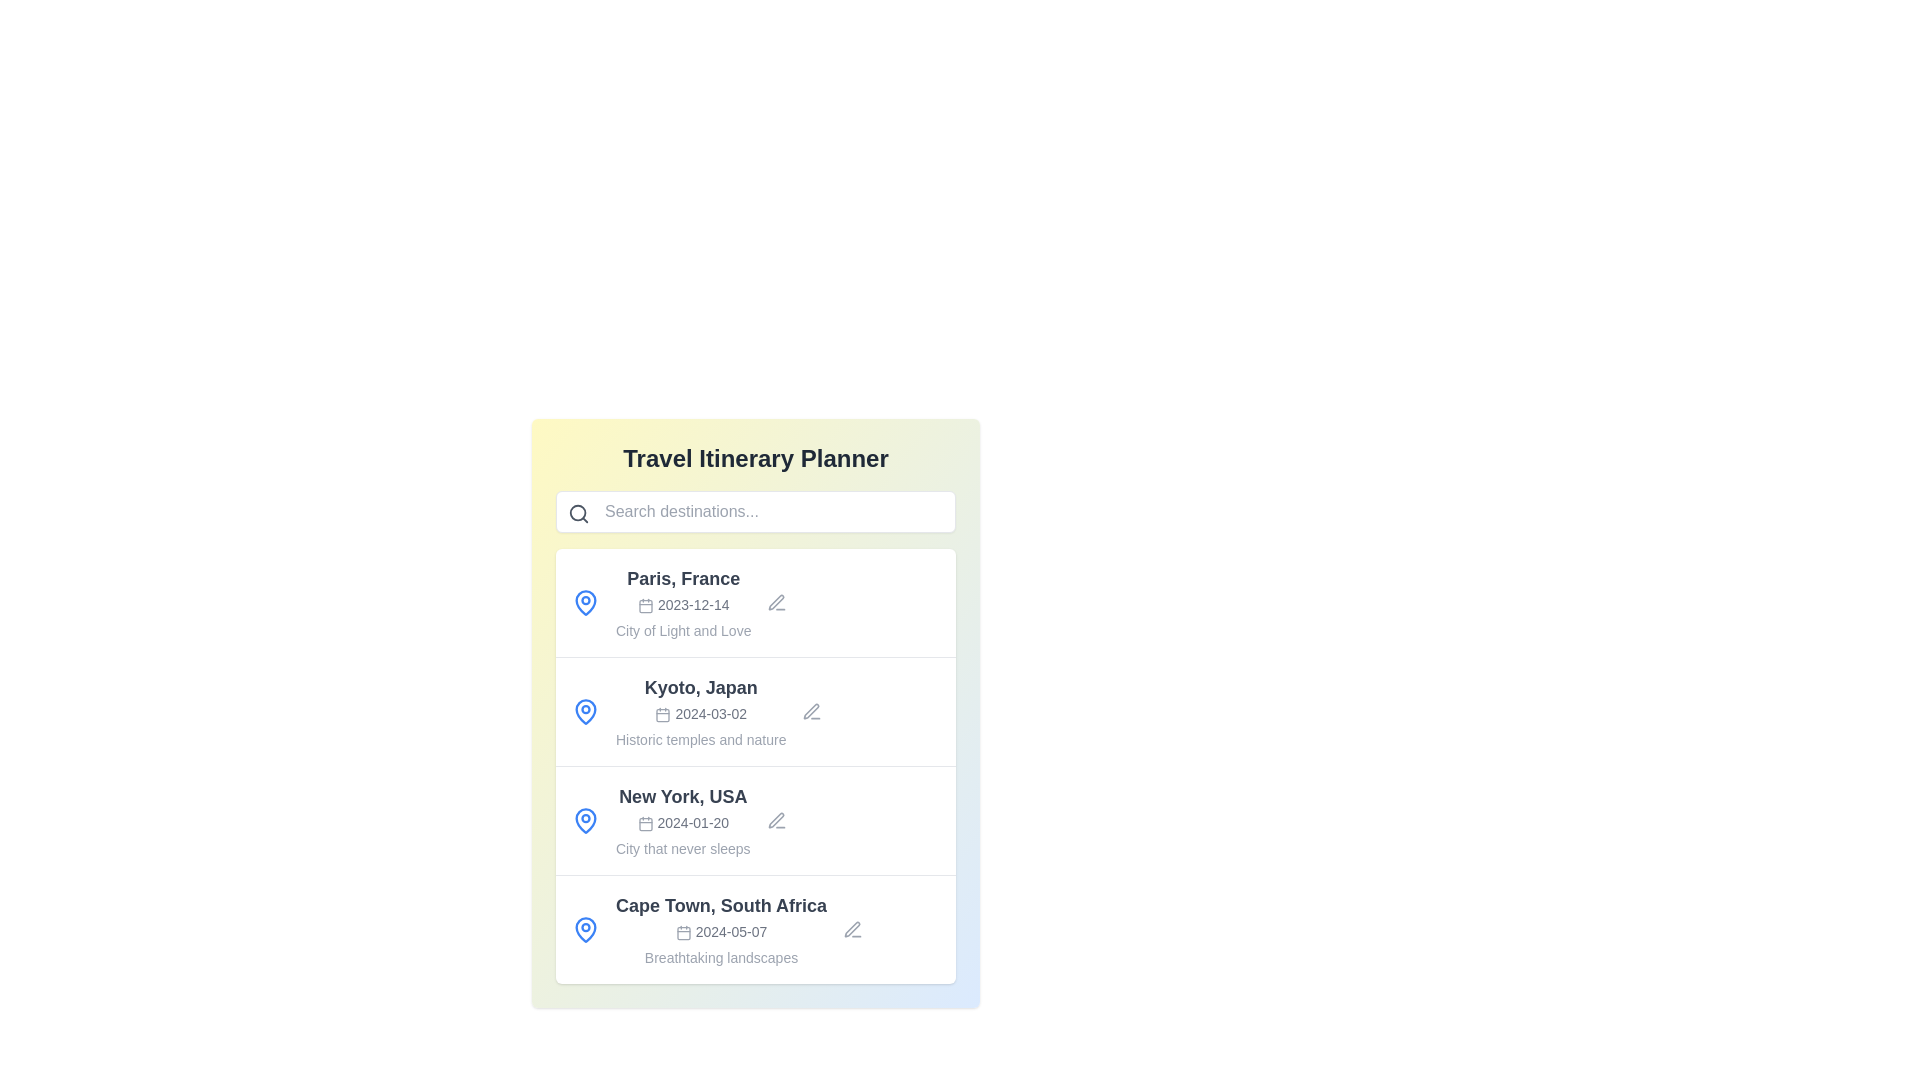 This screenshot has width=1920, height=1080. Describe the element at coordinates (775, 820) in the screenshot. I see `the pen icon, which is a slanted graphic element in light gray color, located to the right of the 'New York, USA' entry in the travel destinations list` at that location.